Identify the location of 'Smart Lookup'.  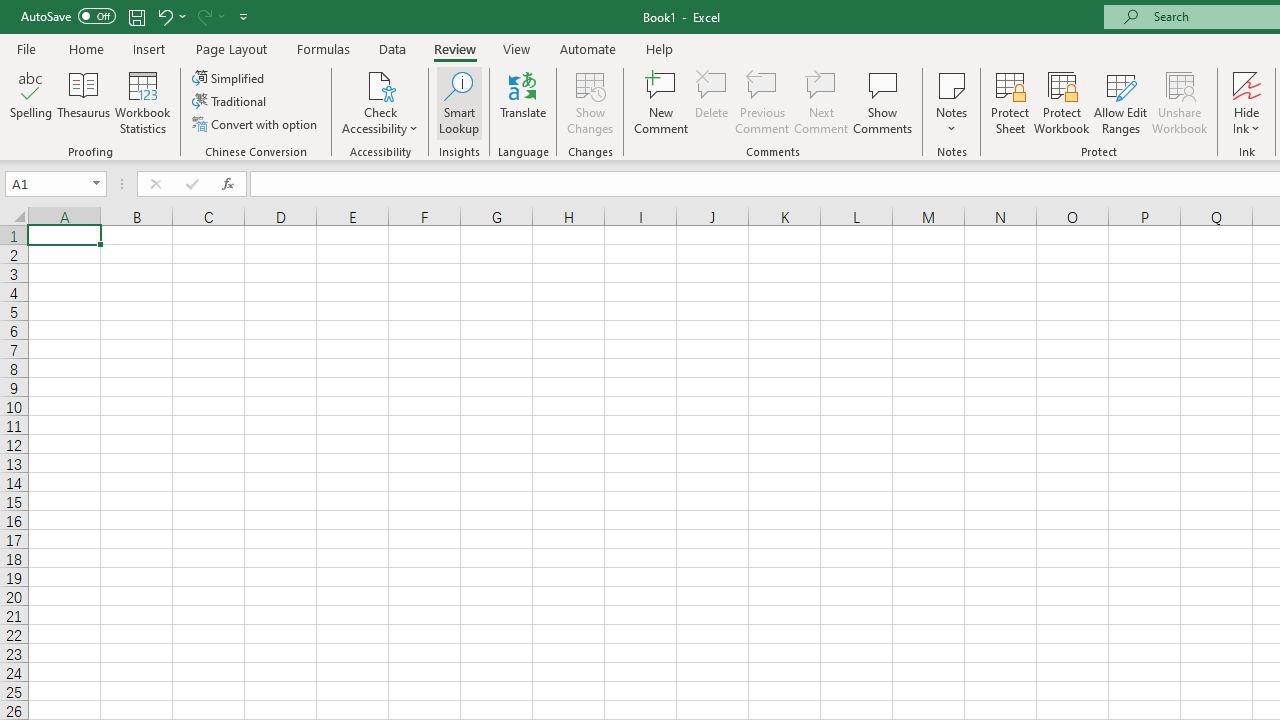
(458, 103).